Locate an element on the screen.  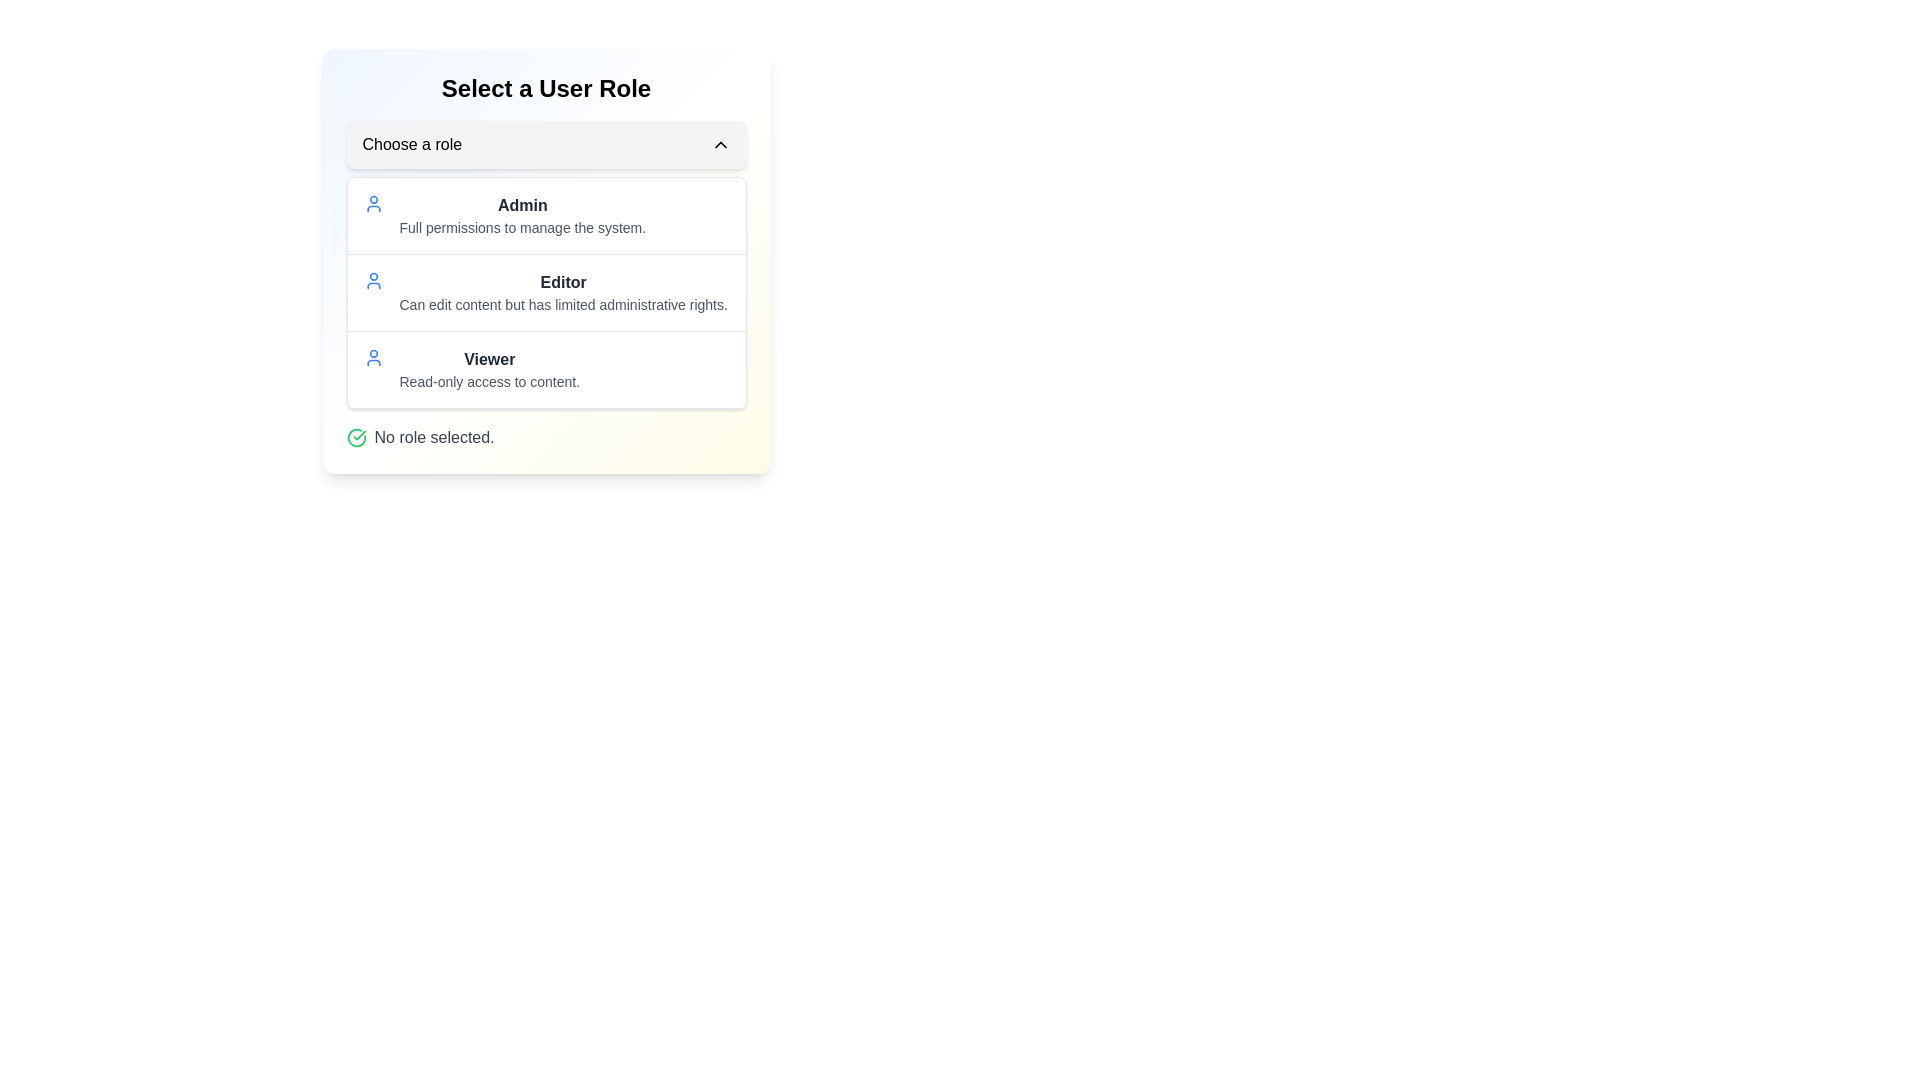
the text label 'Read-only access to content.' which is styled in gray and located below the 'Viewer' label in the user role selection interface is located at coordinates (489, 381).